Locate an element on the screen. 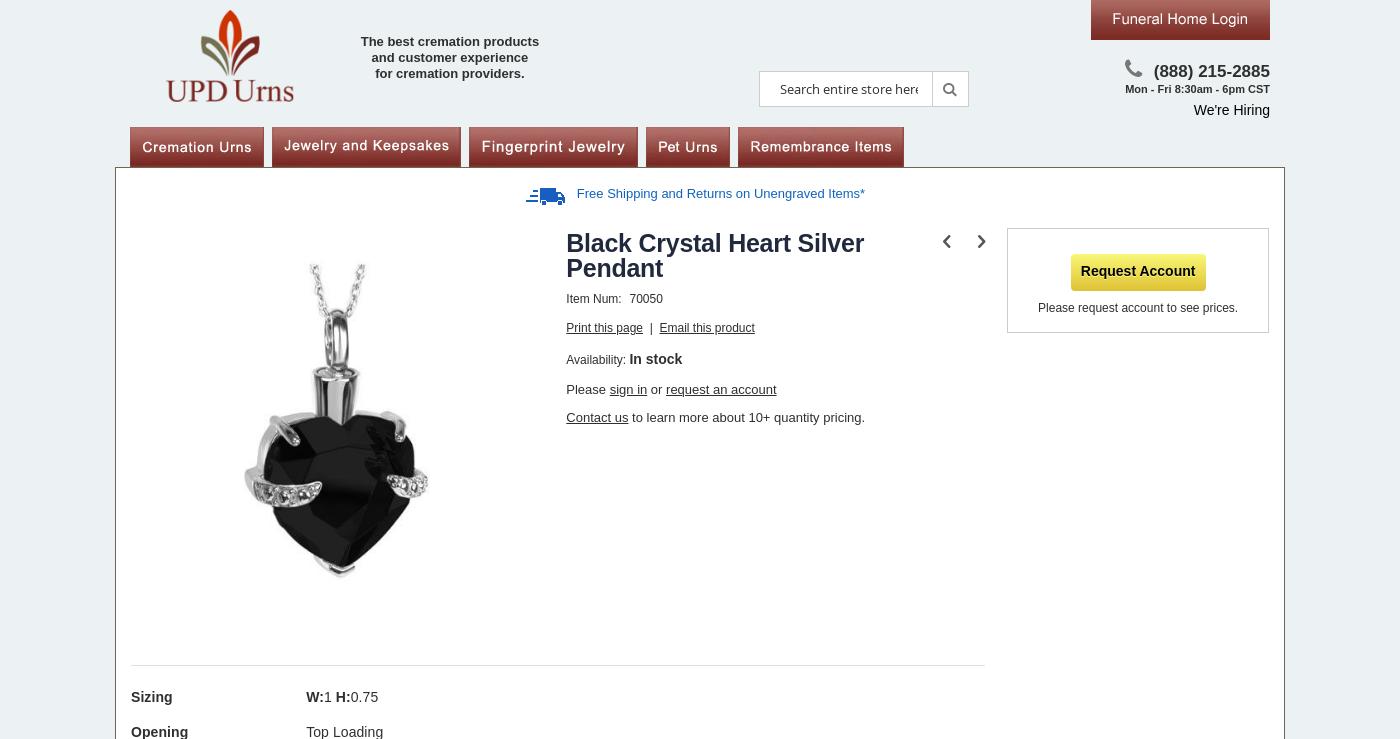 This screenshot has width=1400, height=739. '70050' is located at coordinates (645, 297).